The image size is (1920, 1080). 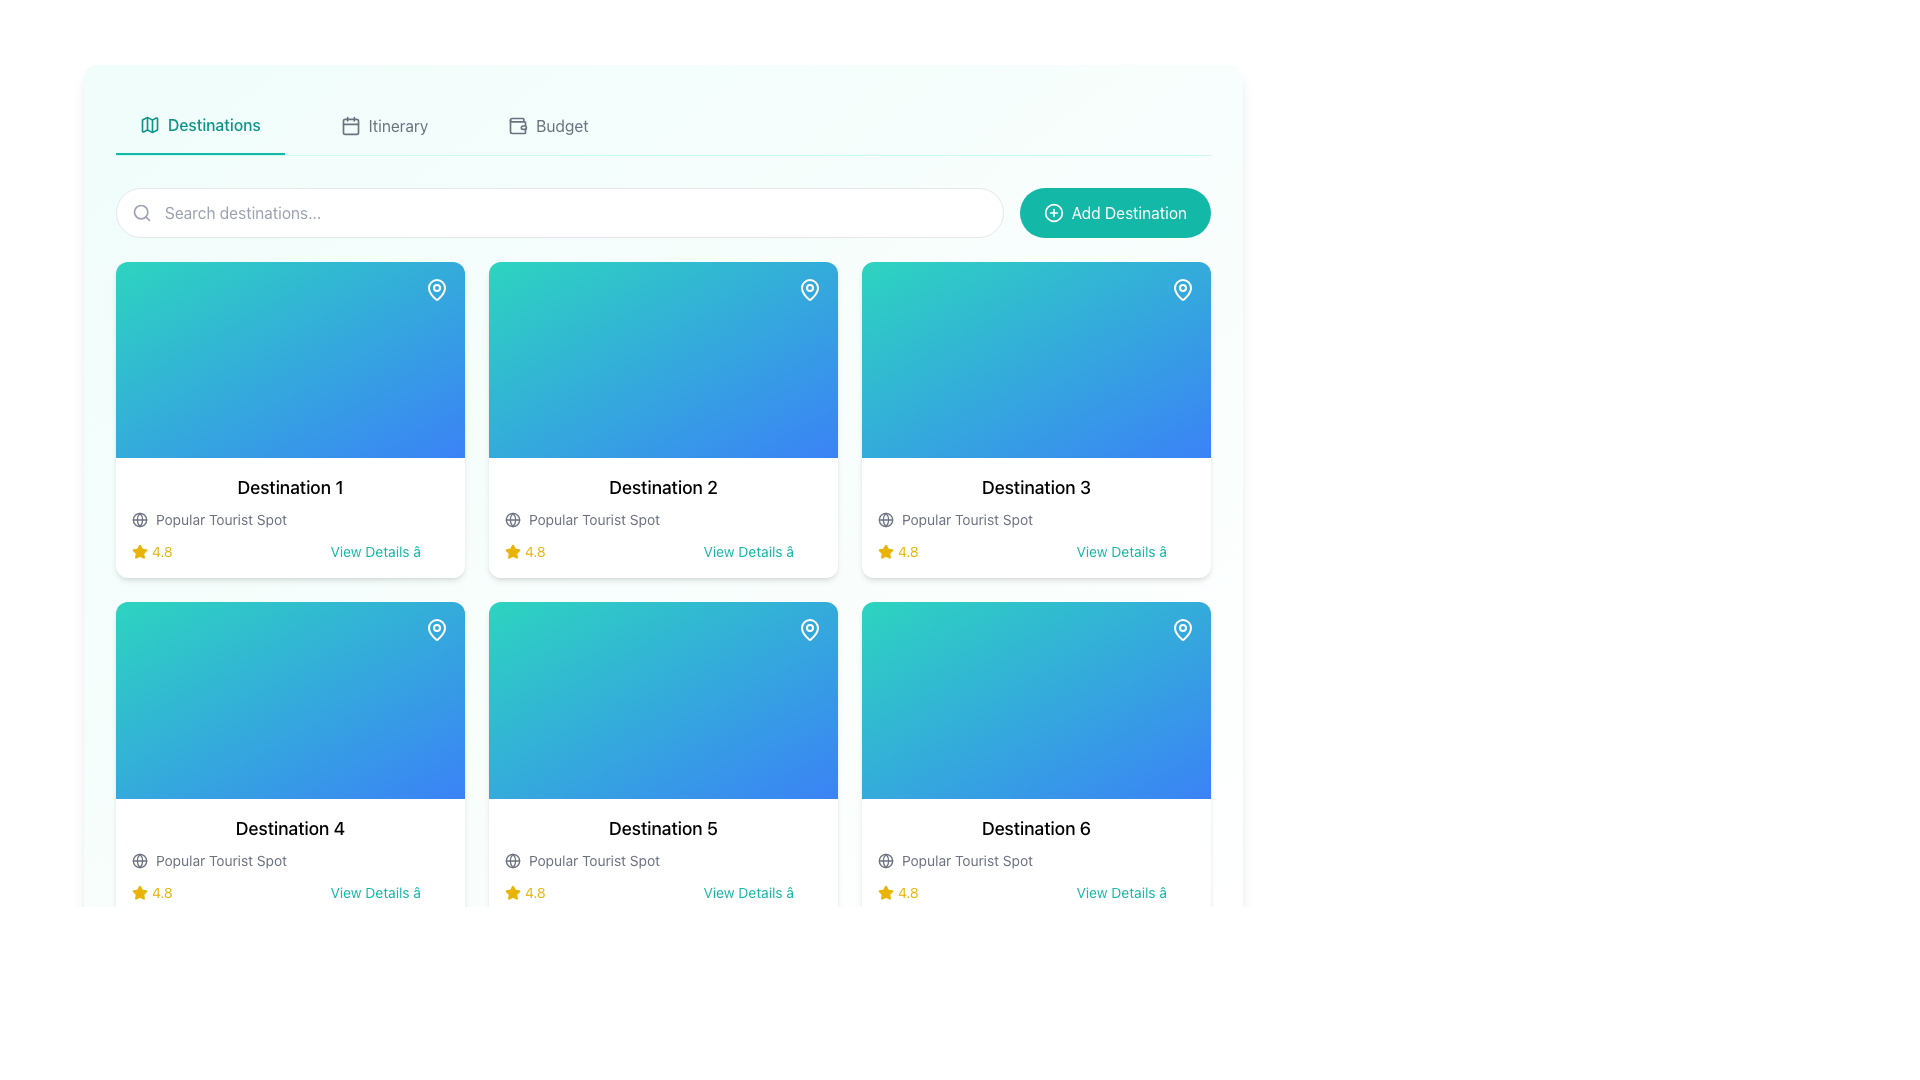 I want to click on the Decorative SVG Circle element located inside the globe icon, adjacent to the 'Destination 4' details box in the second row, so click(x=138, y=859).